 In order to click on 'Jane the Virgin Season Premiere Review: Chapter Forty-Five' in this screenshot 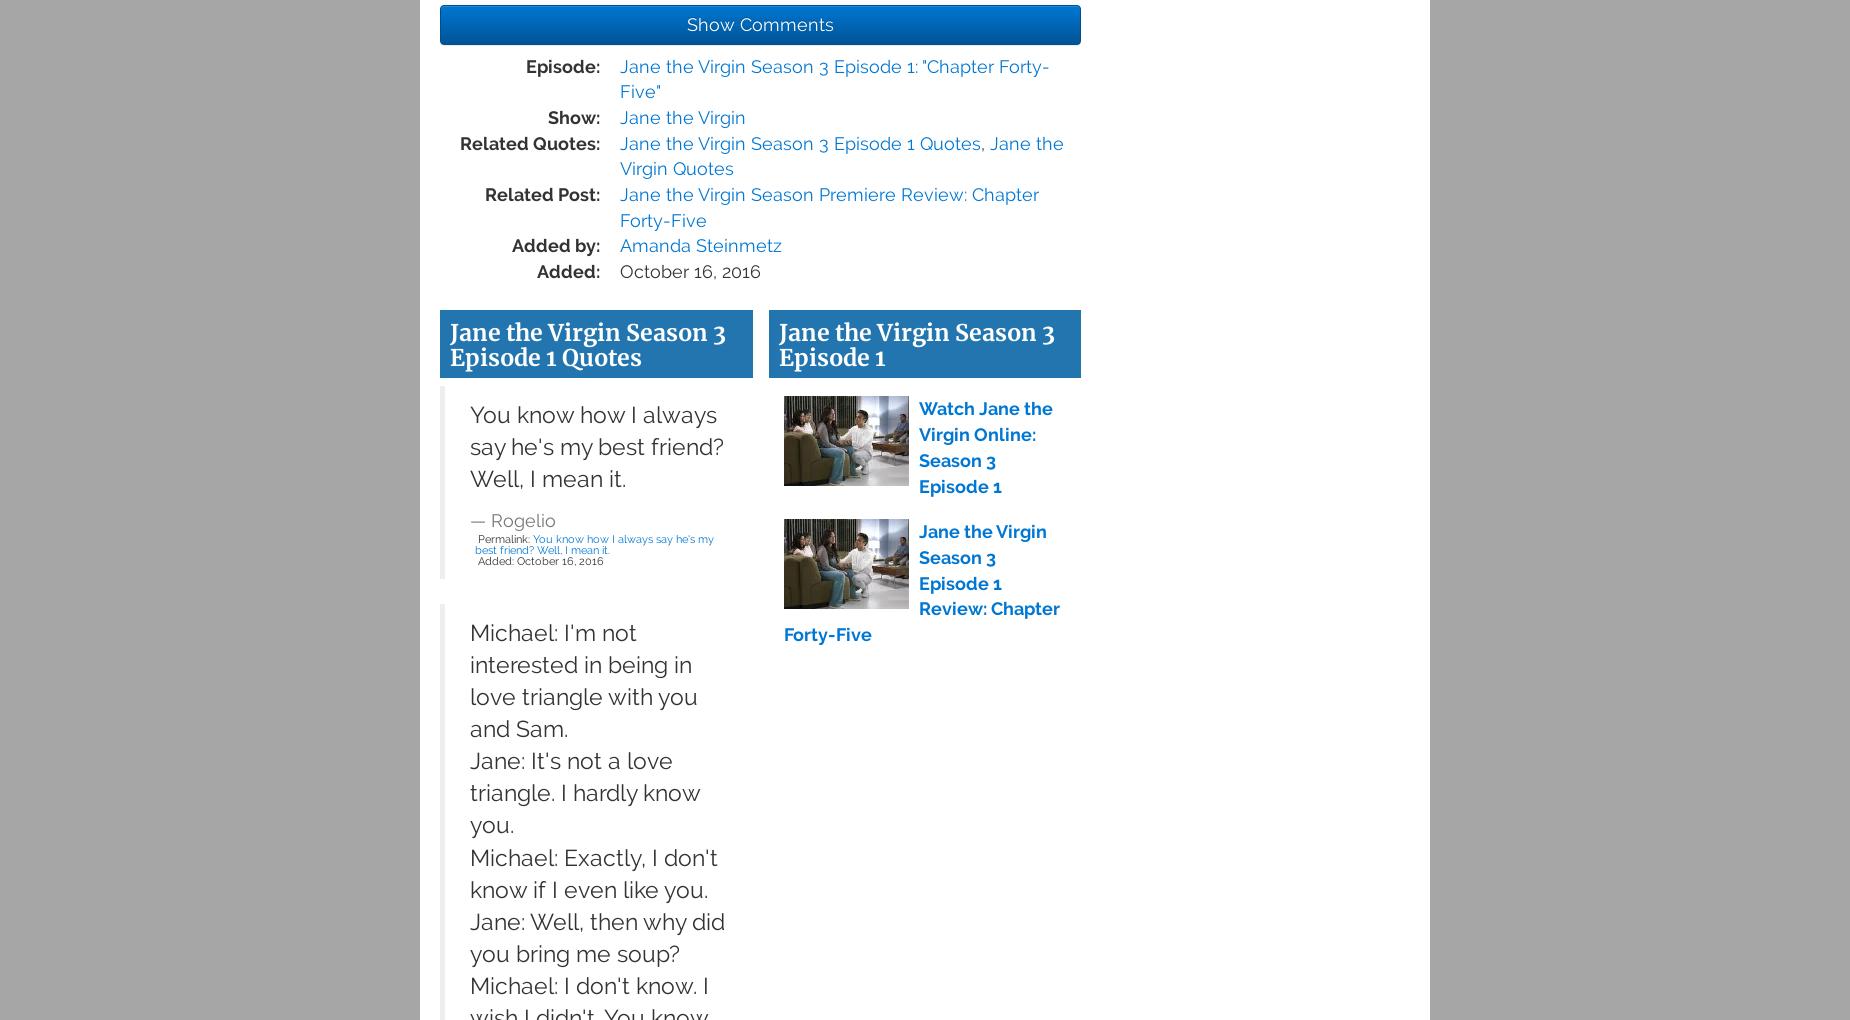, I will do `click(829, 205)`.